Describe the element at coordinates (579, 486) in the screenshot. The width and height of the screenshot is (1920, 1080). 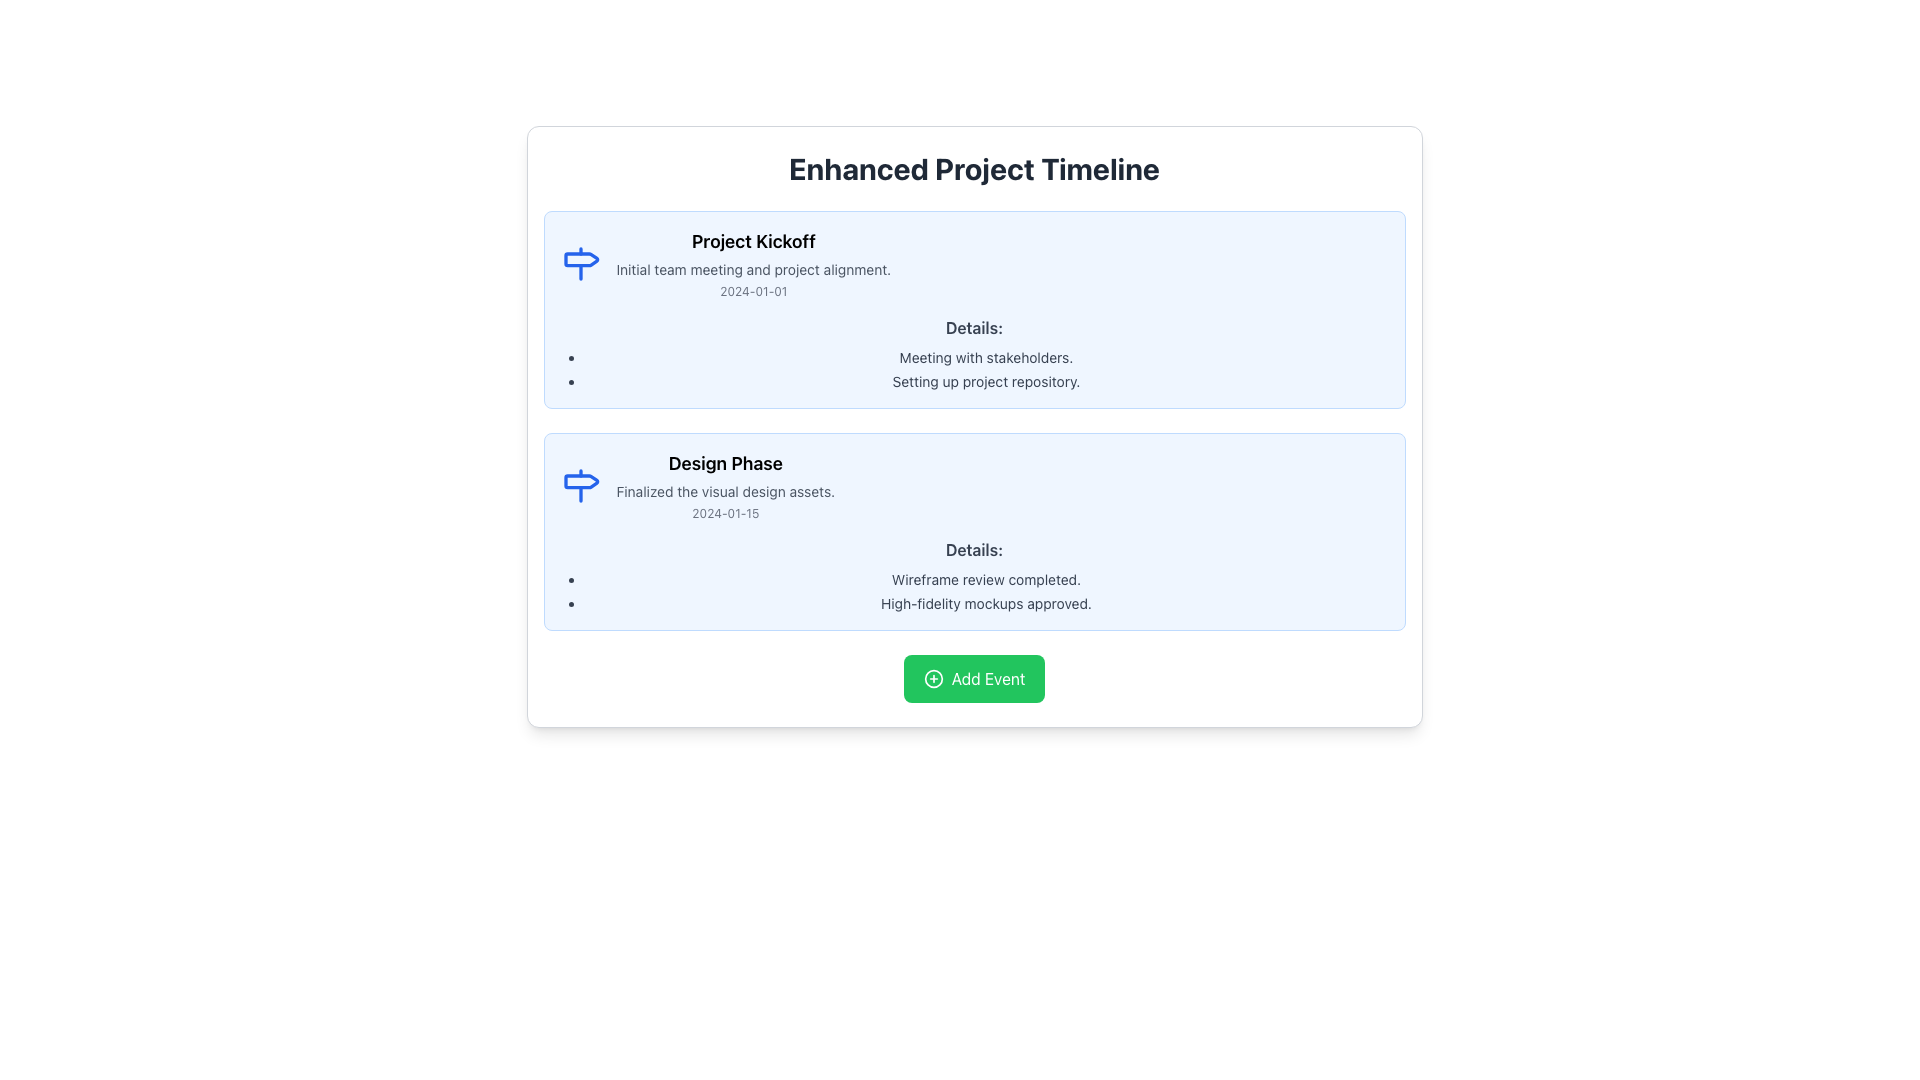
I see `the milestone icon located at the left side of the 'Design Phase' section, which is the first element preceding the text 'Design Phase'` at that location.